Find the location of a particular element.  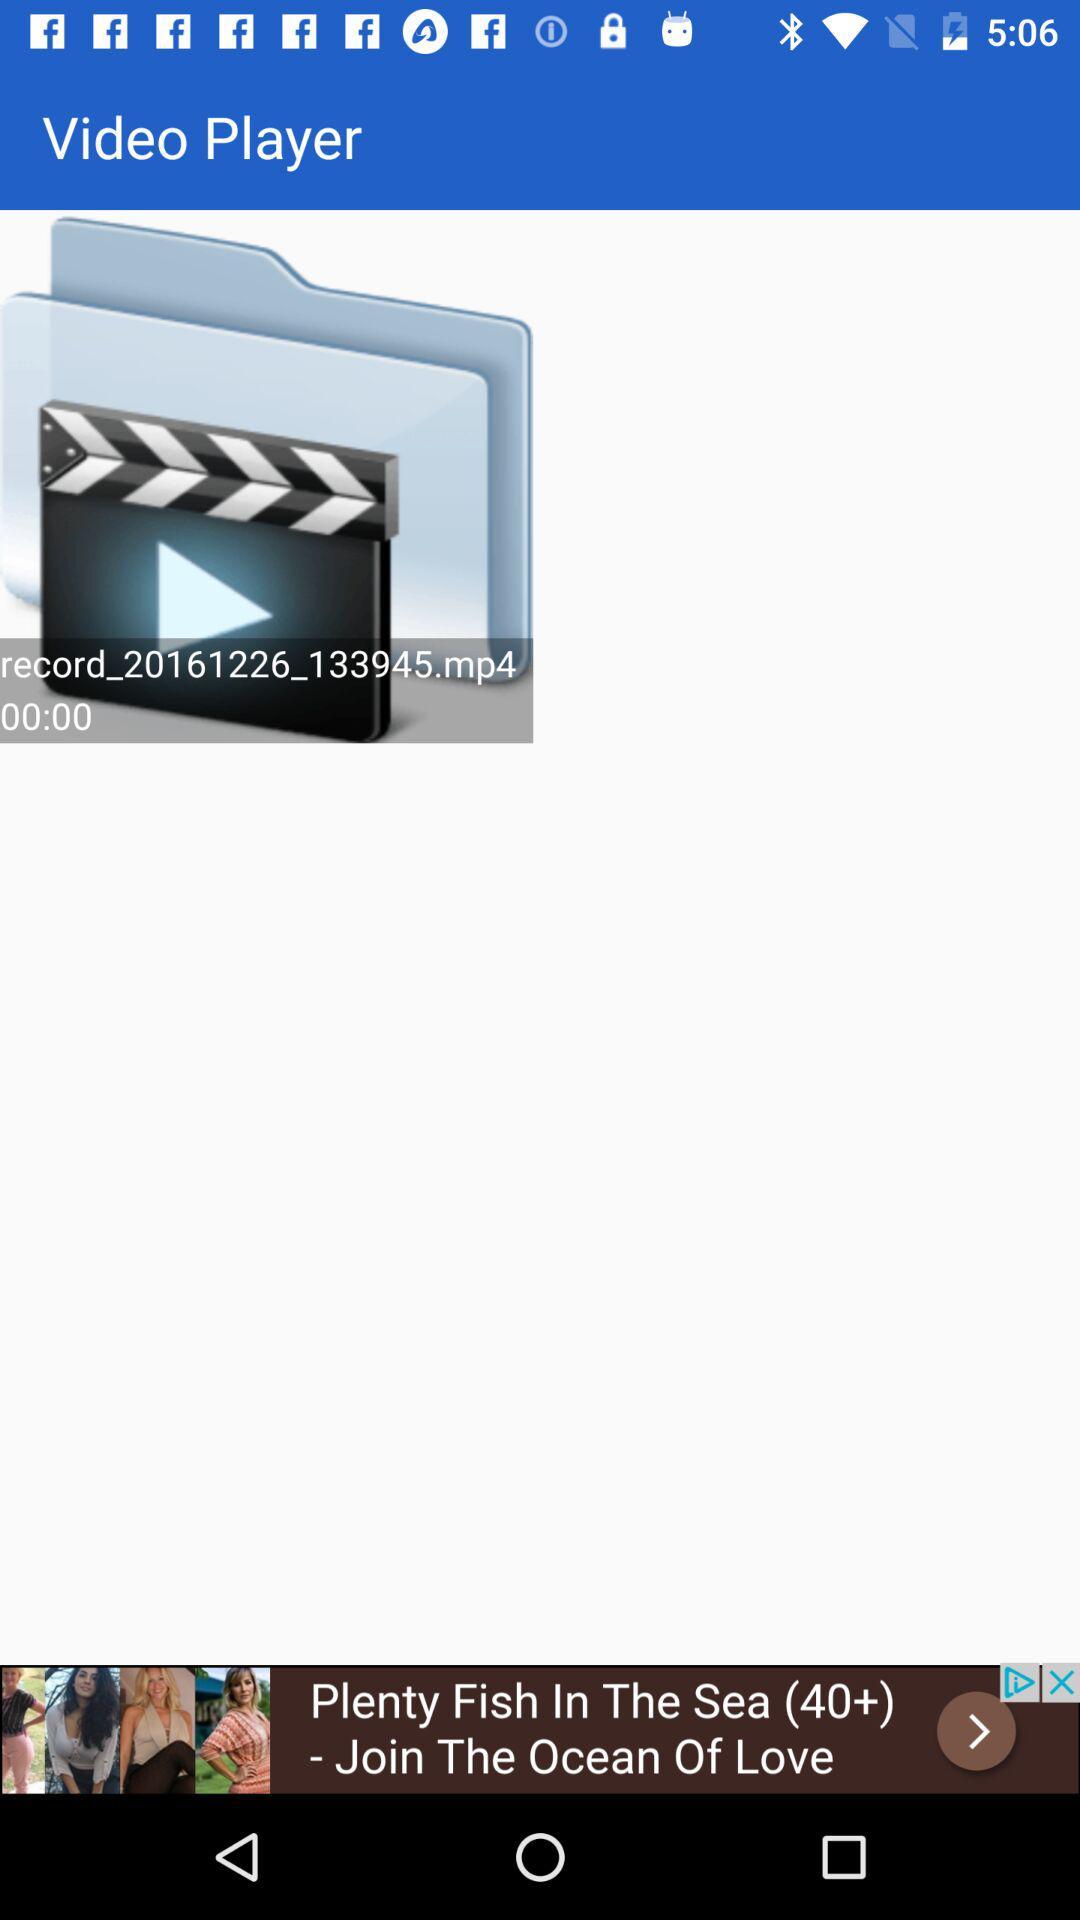

it is a hyperlink to a dating site is located at coordinates (540, 1727).